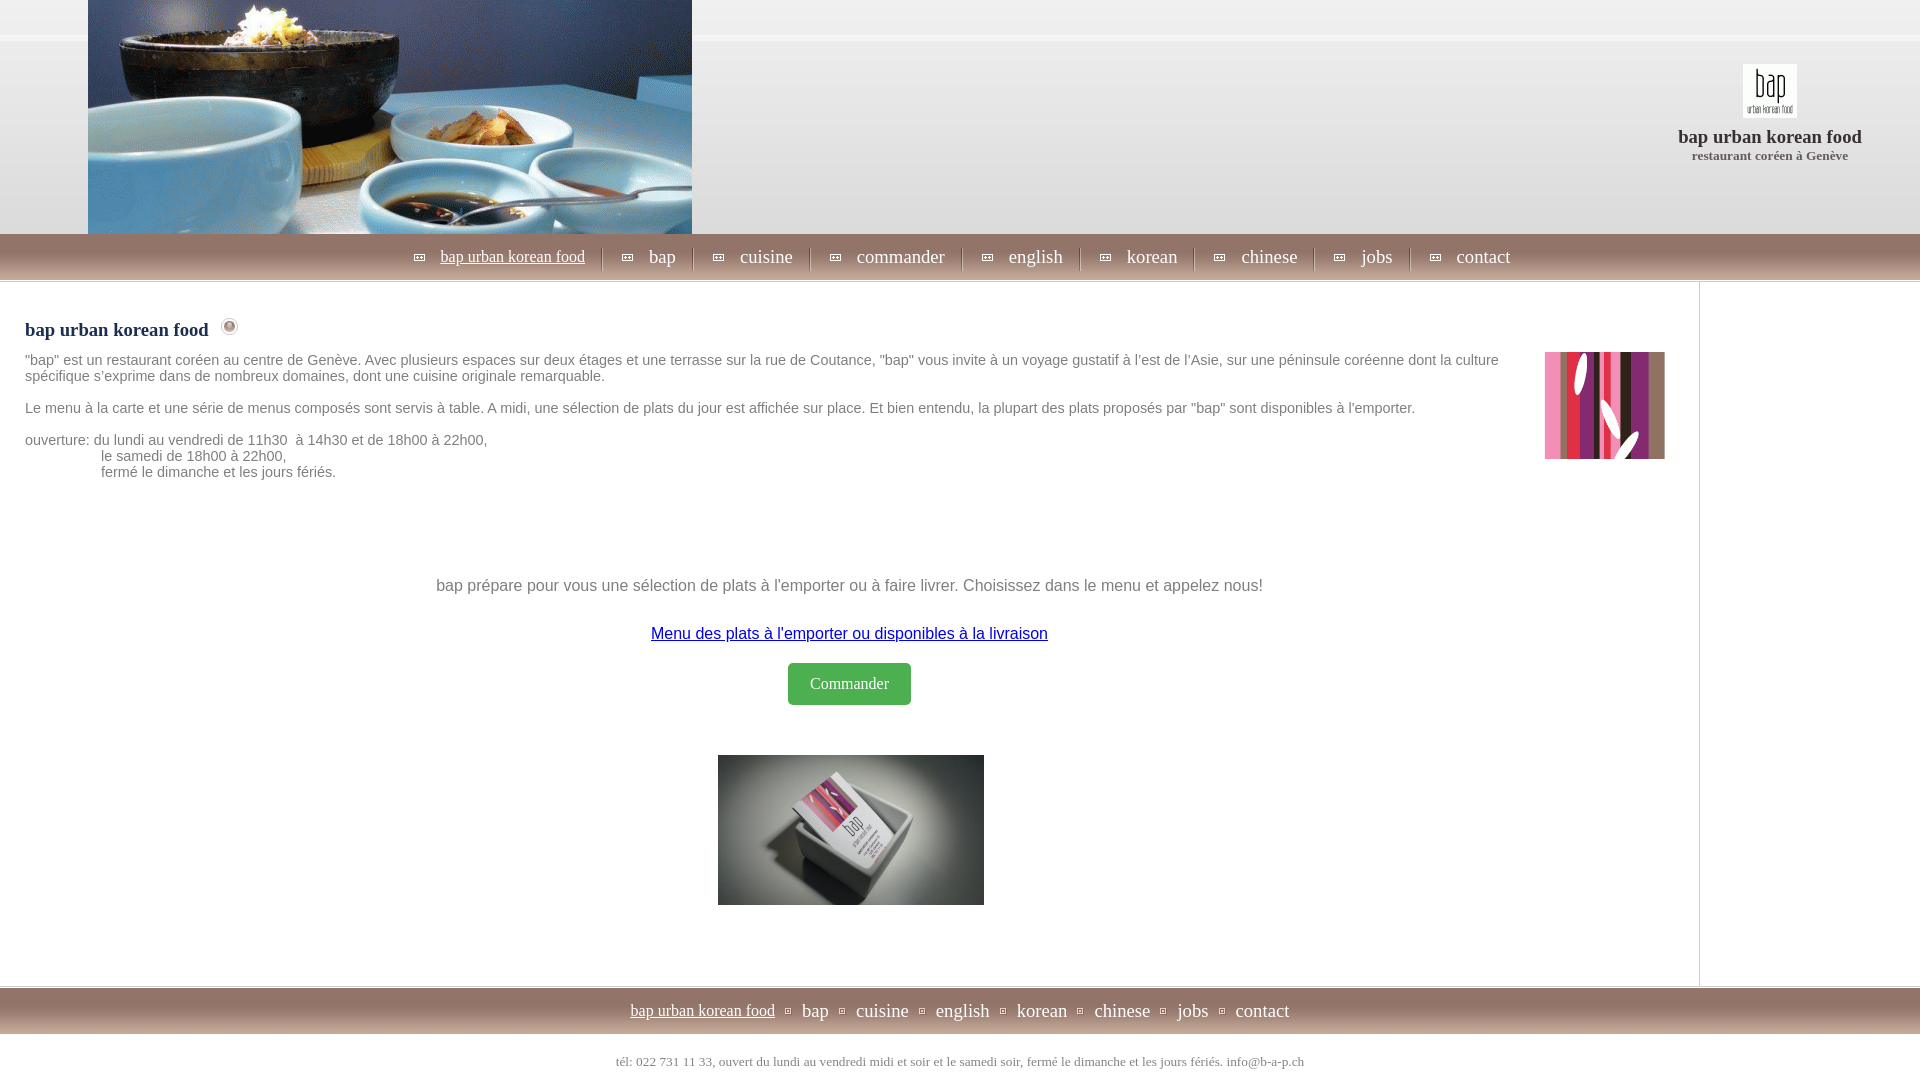 The width and height of the screenshot is (1920, 1080). What do you see at coordinates (646, 255) in the screenshot?
I see `'bap'` at bounding box center [646, 255].